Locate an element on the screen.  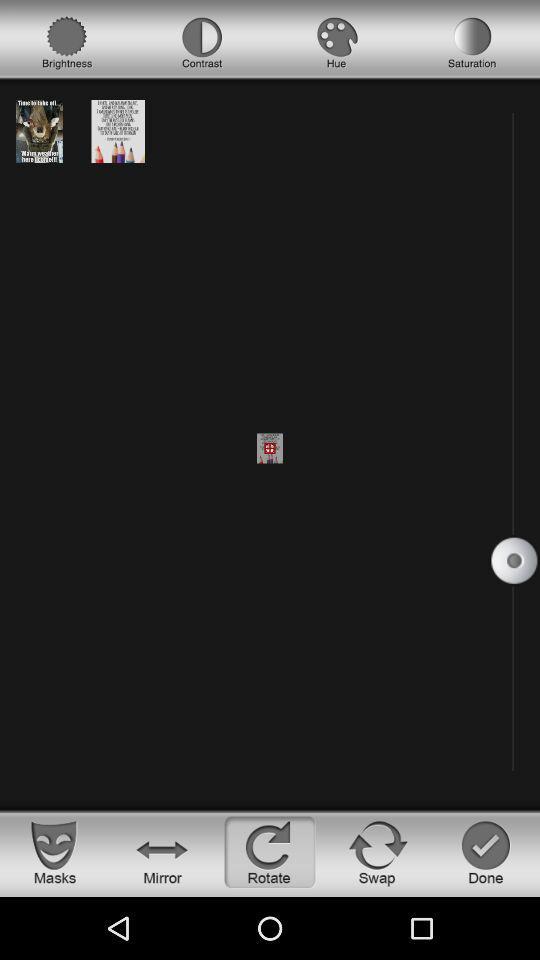
rotate the image is located at coordinates (270, 851).